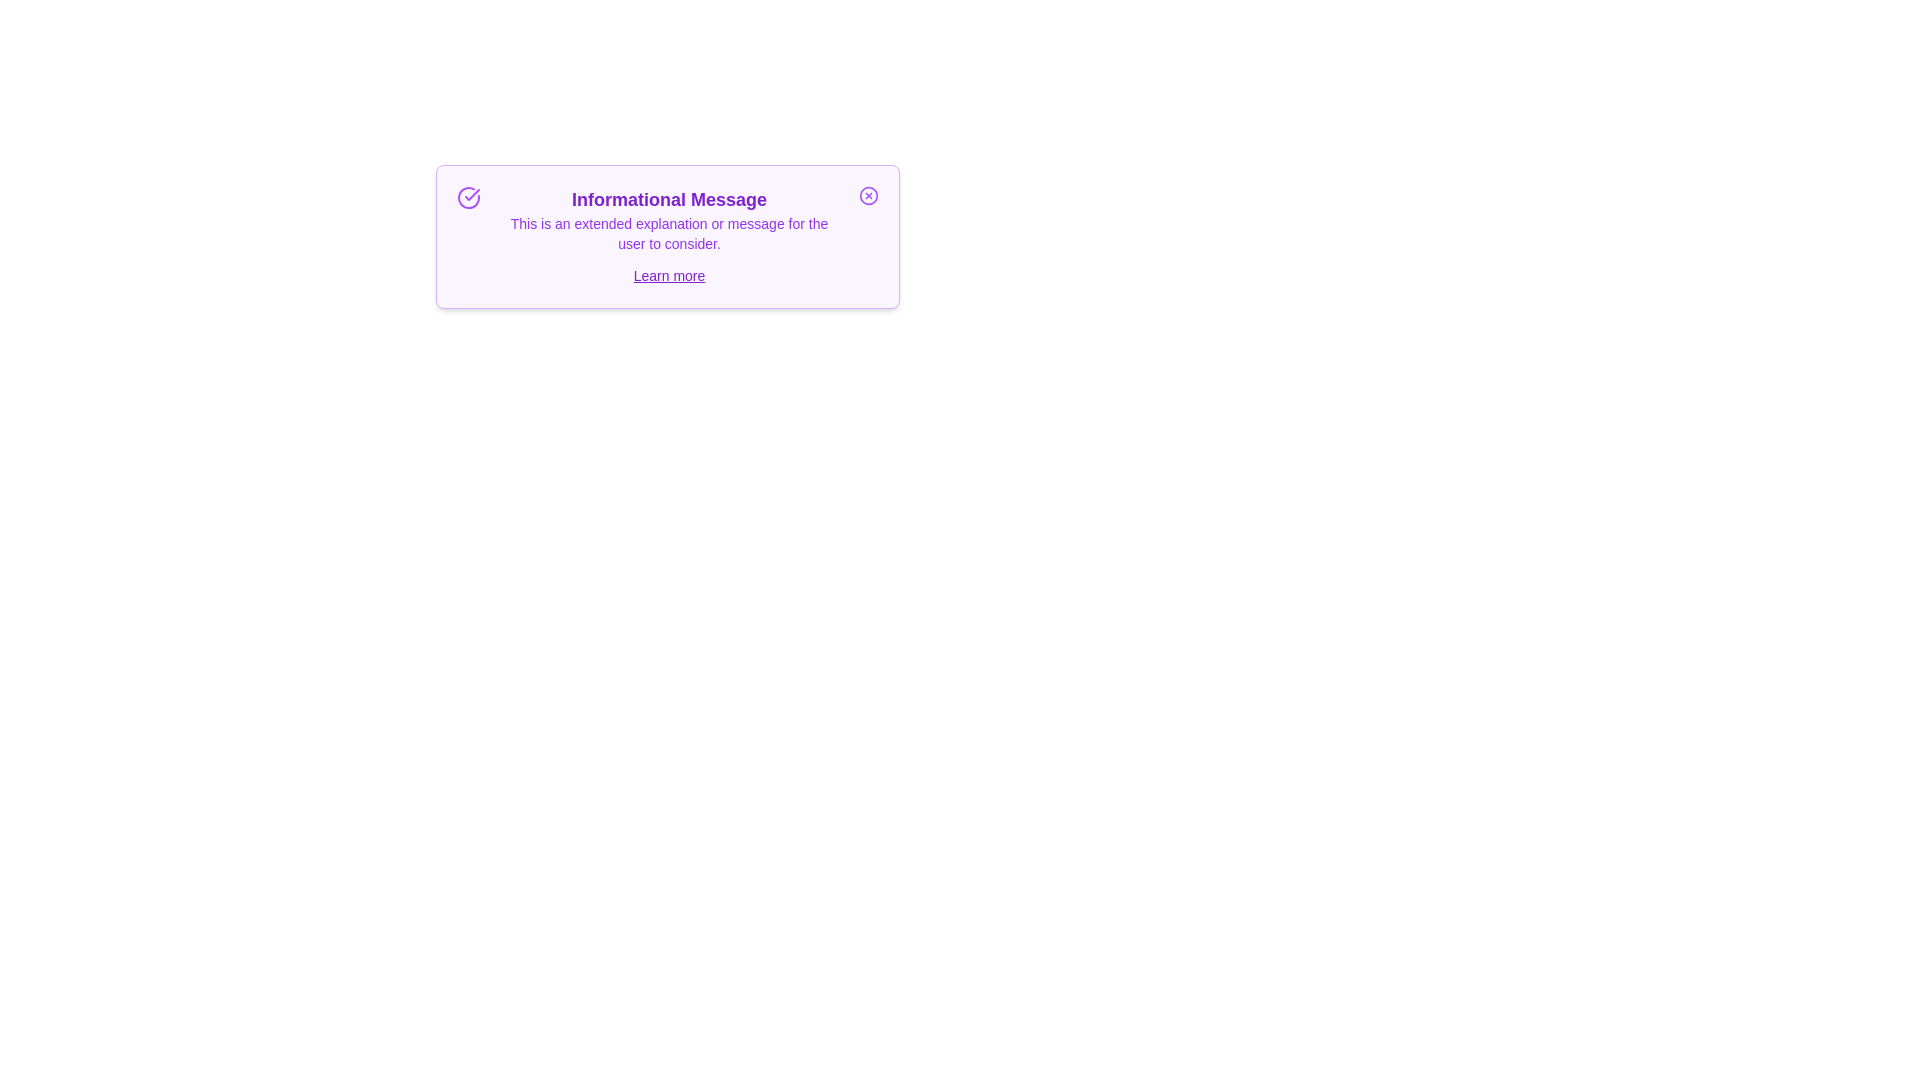  What do you see at coordinates (467, 197) in the screenshot?
I see `the icon representing information status to observe its details` at bounding box center [467, 197].